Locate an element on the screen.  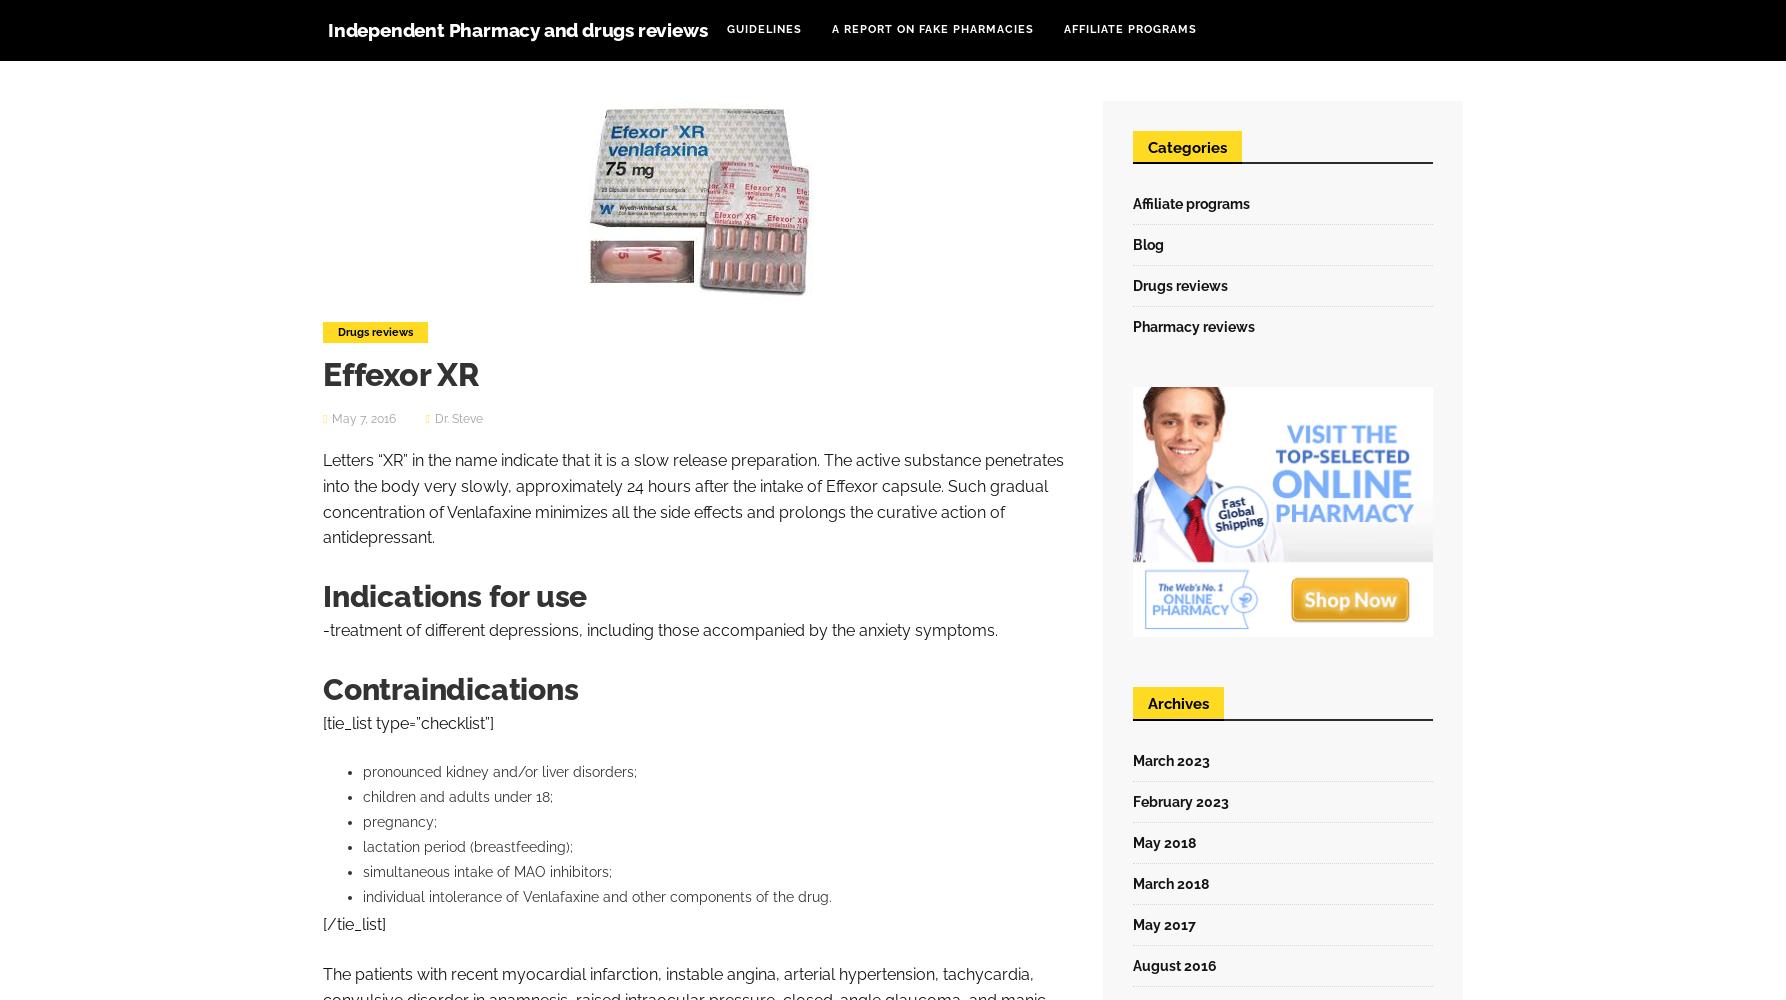
'simultaneous intake of MAO inhibitors;' is located at coordinates (486, 870).